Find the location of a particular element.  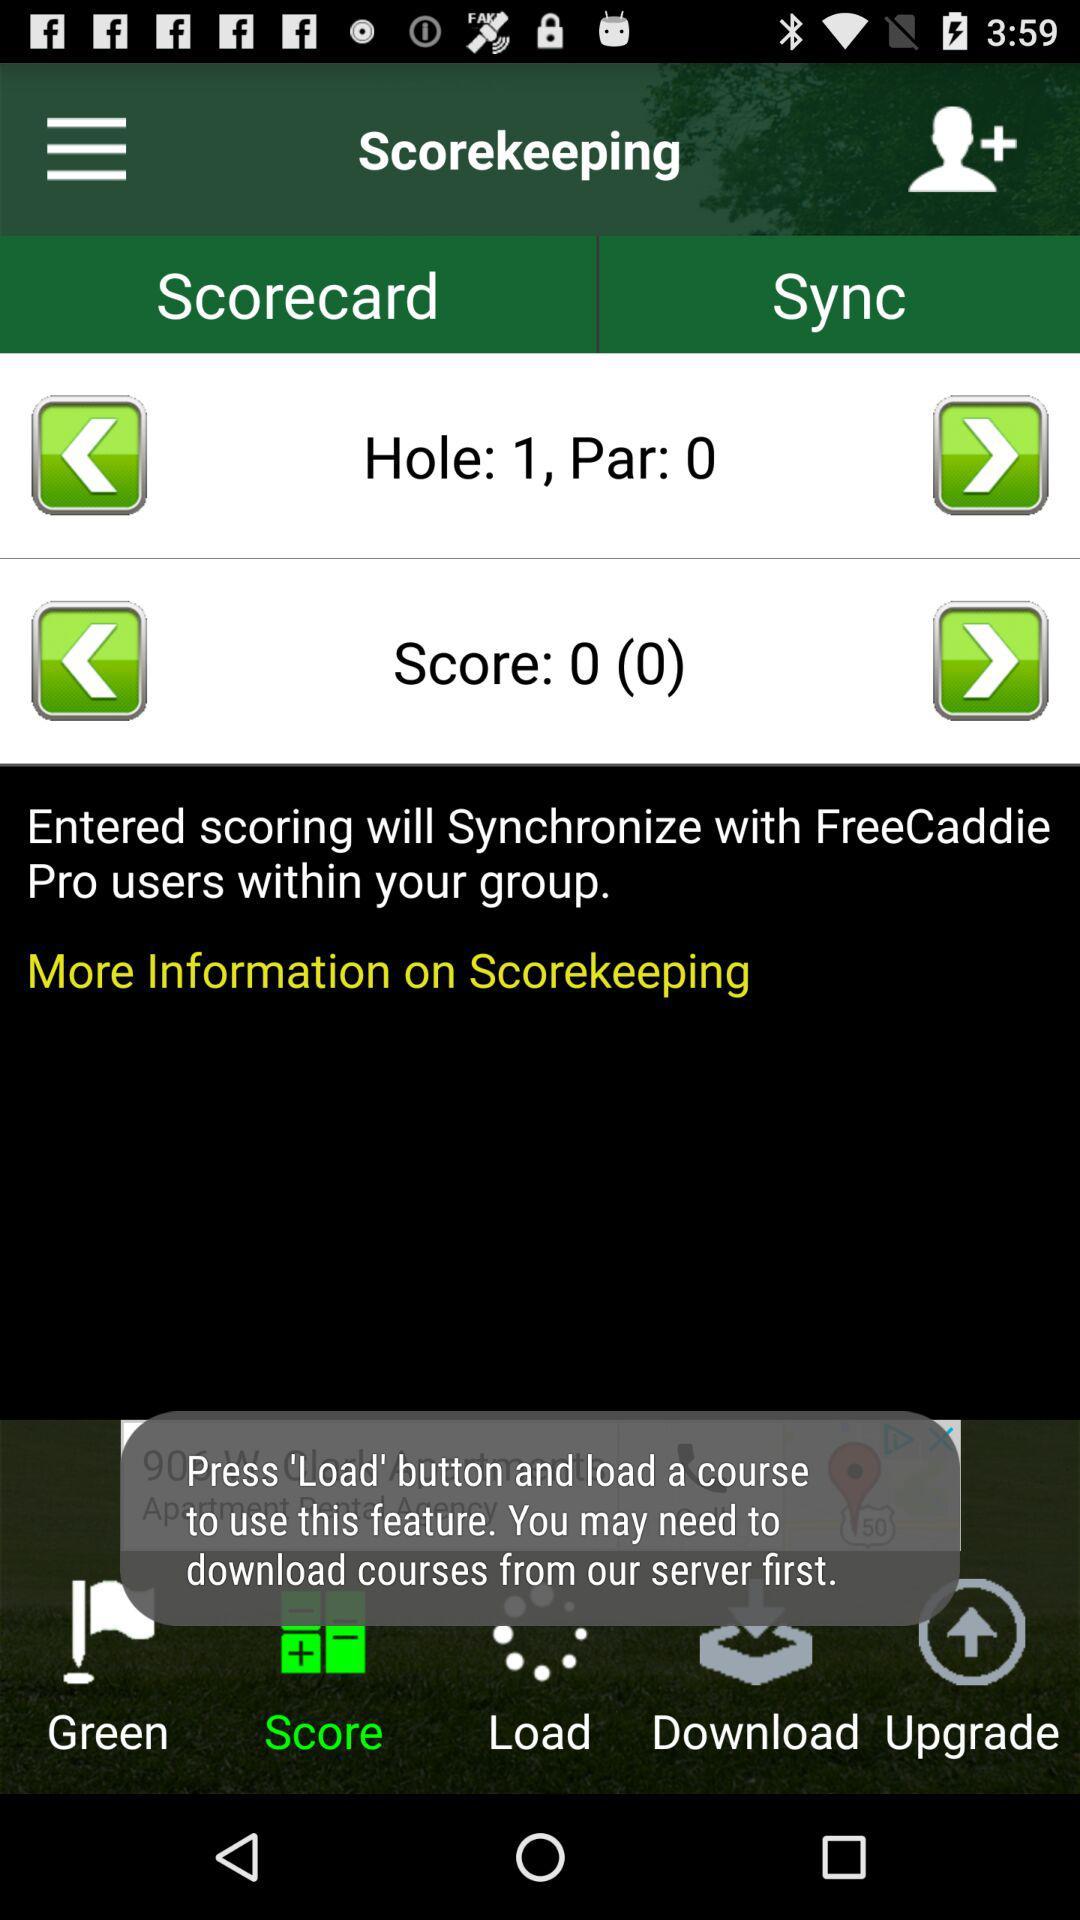

return hole is located at coordinates (88, 454).